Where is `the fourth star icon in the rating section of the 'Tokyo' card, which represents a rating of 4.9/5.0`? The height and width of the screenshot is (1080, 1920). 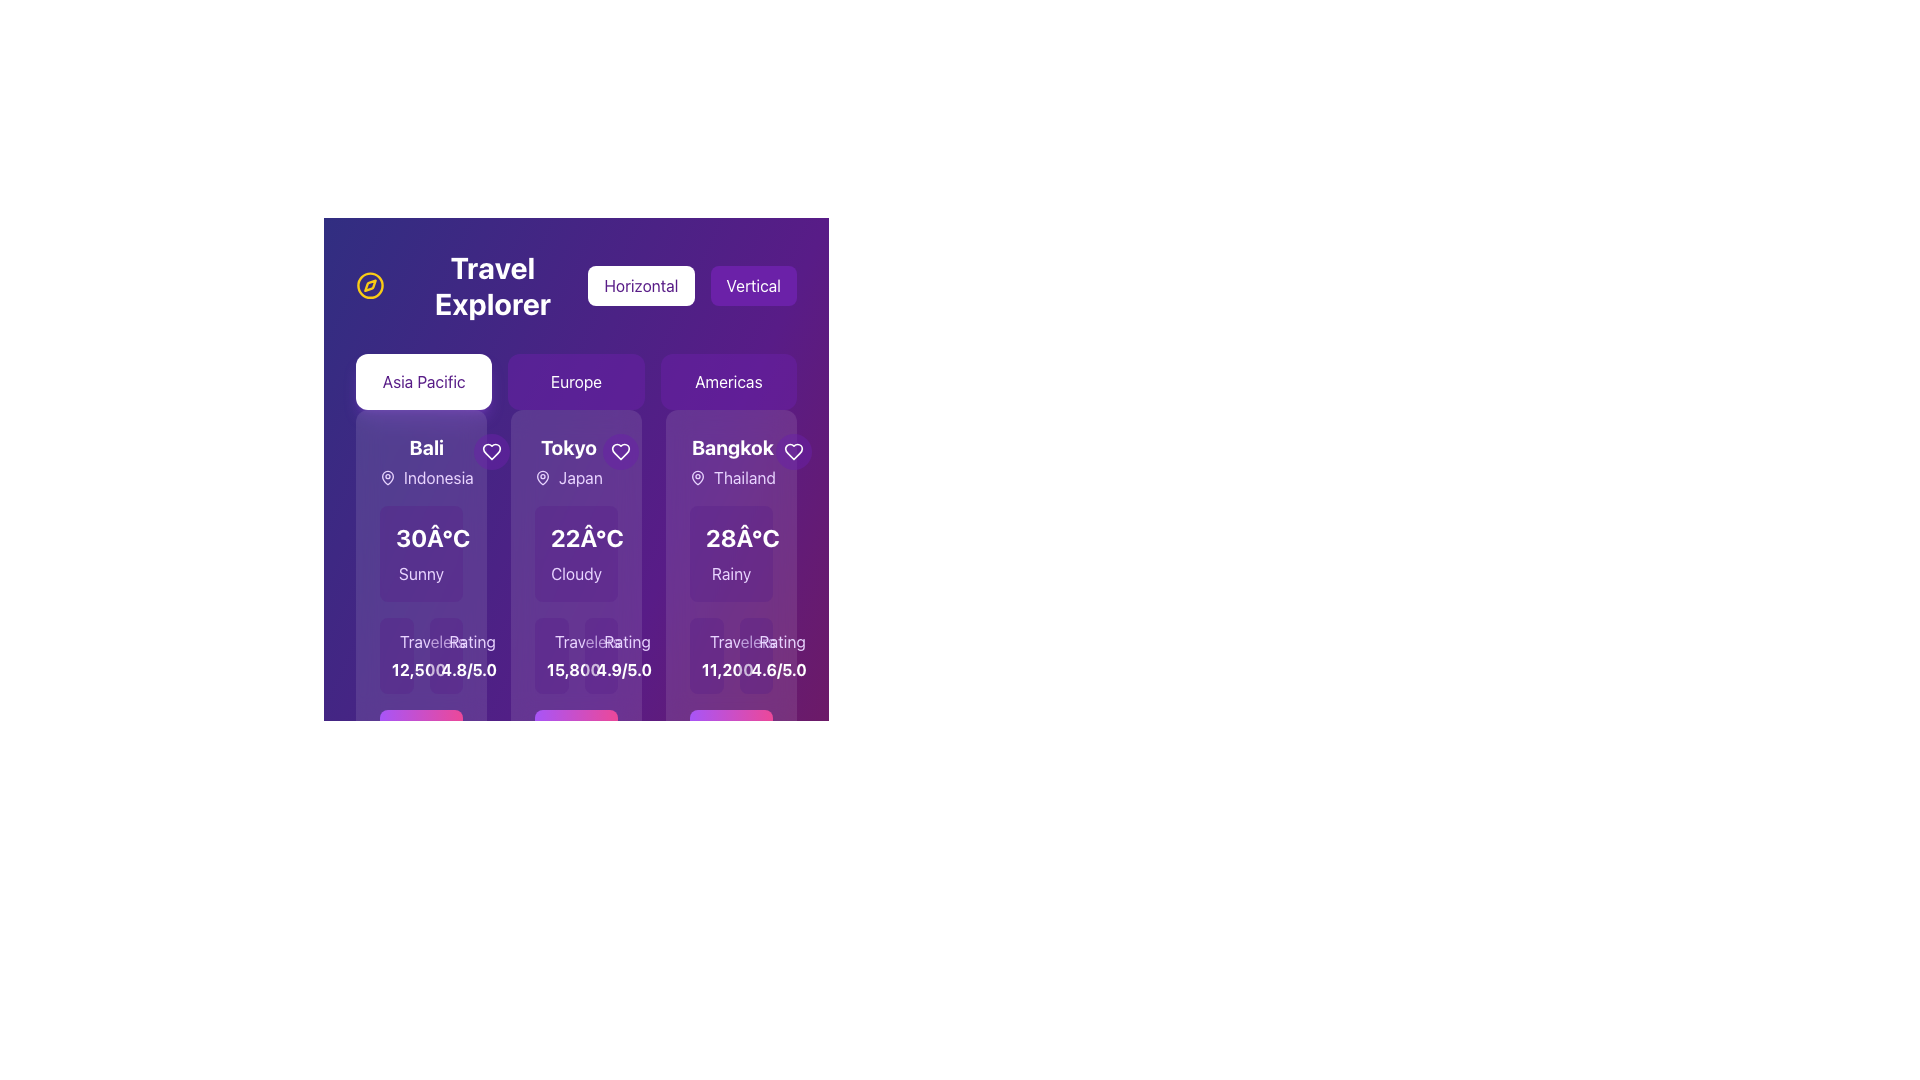
the fourth star icon in the rating section of the 'Tokyo' card, which represents a rating of 4.9/5.0 is located at coordinates (607, 645).